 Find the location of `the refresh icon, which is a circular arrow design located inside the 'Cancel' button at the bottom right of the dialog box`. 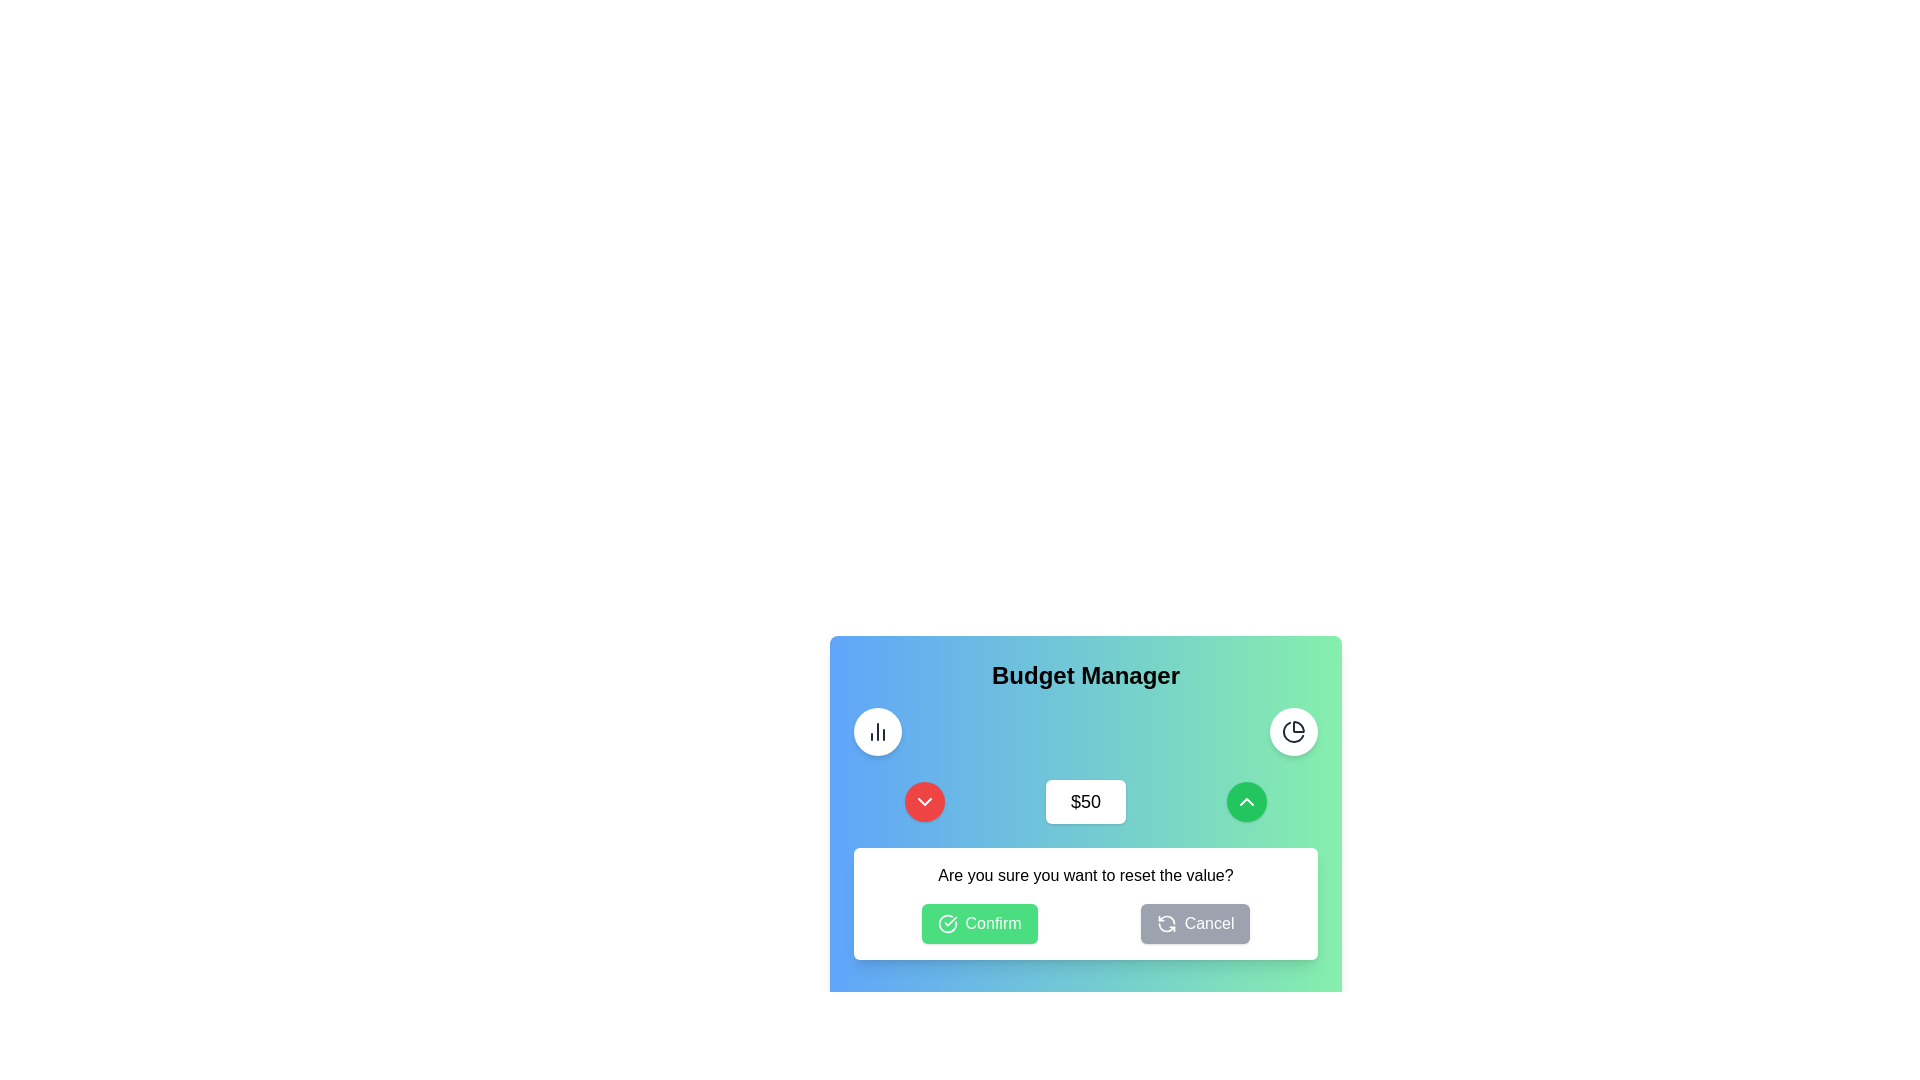

the refresh icon, which is a circular arrow design located inside the 'Cancel' button at the bottom right of the dialog box is located at coordinates (1166, 924).